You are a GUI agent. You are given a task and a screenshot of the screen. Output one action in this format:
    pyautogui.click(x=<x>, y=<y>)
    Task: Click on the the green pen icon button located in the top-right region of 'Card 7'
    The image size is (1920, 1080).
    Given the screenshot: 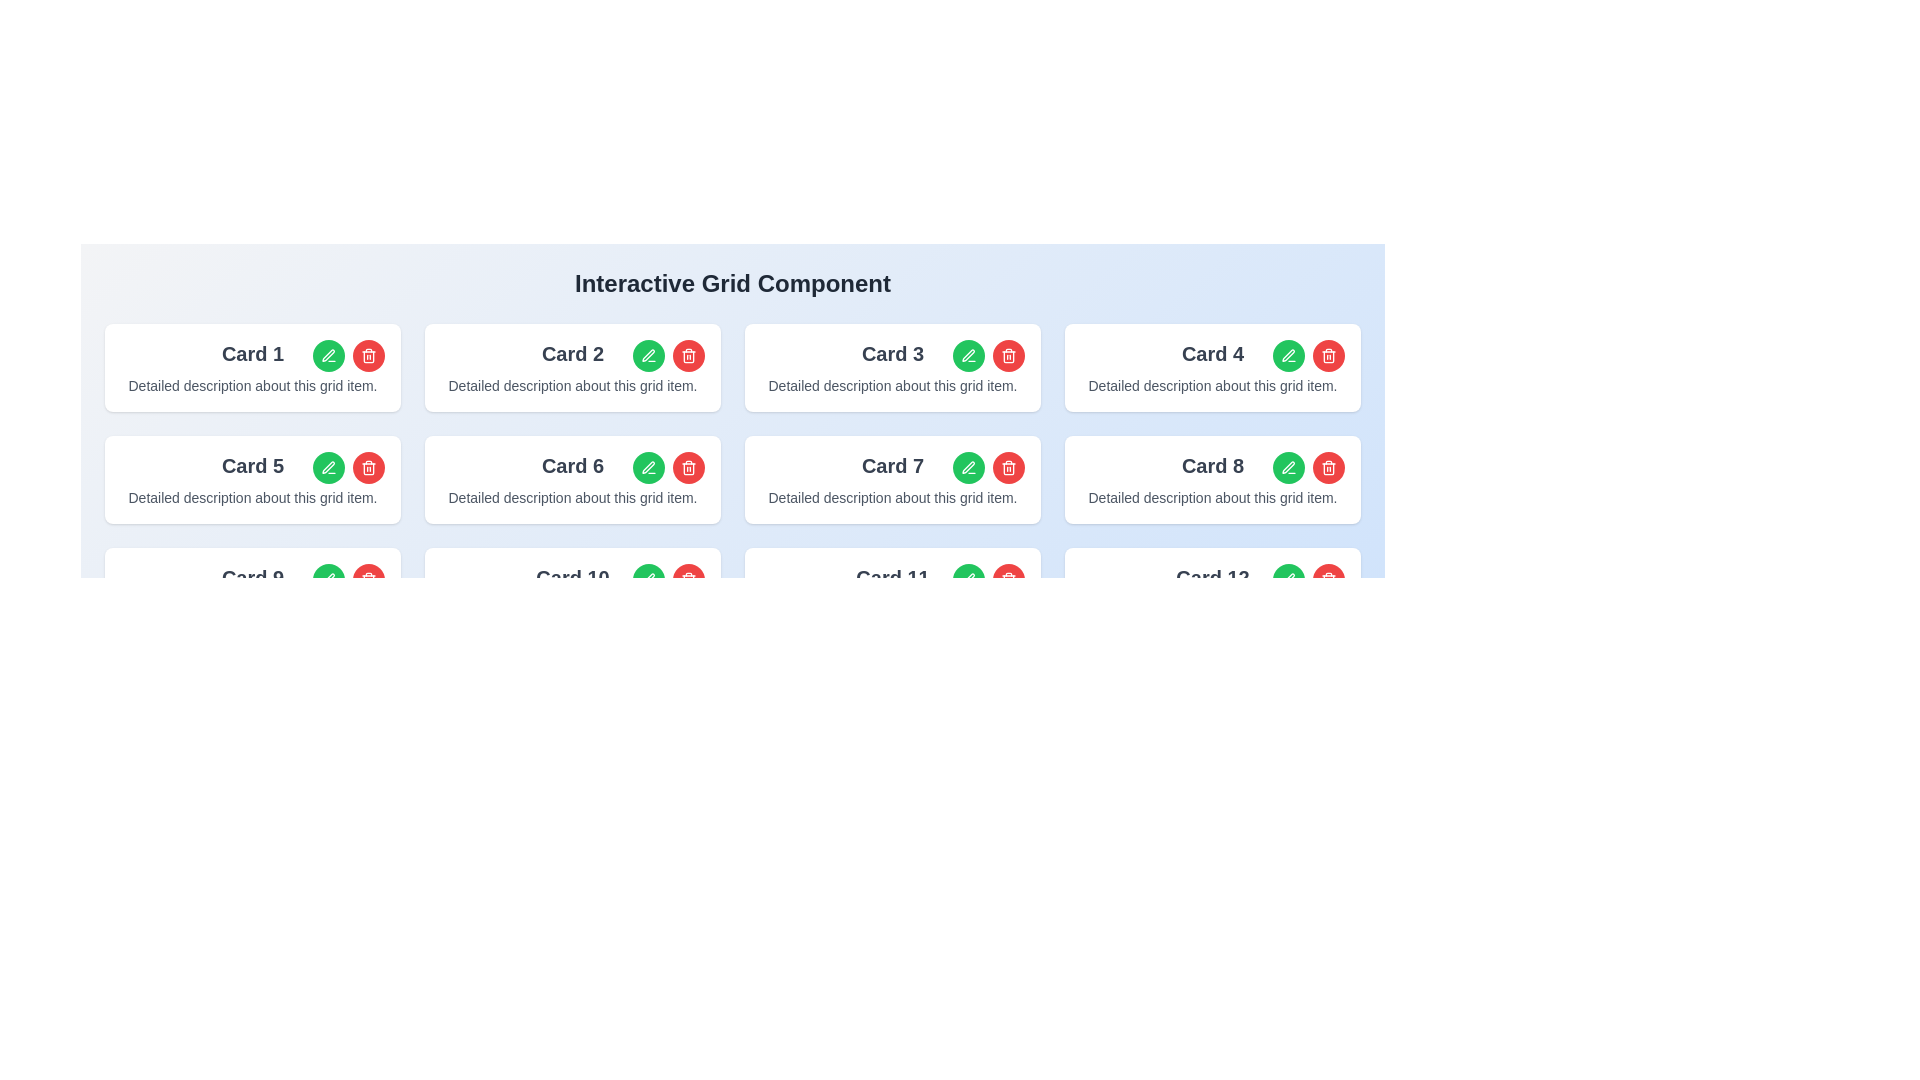 What is the action you would take?
    pyautogui.click(x=969, y=467)
    